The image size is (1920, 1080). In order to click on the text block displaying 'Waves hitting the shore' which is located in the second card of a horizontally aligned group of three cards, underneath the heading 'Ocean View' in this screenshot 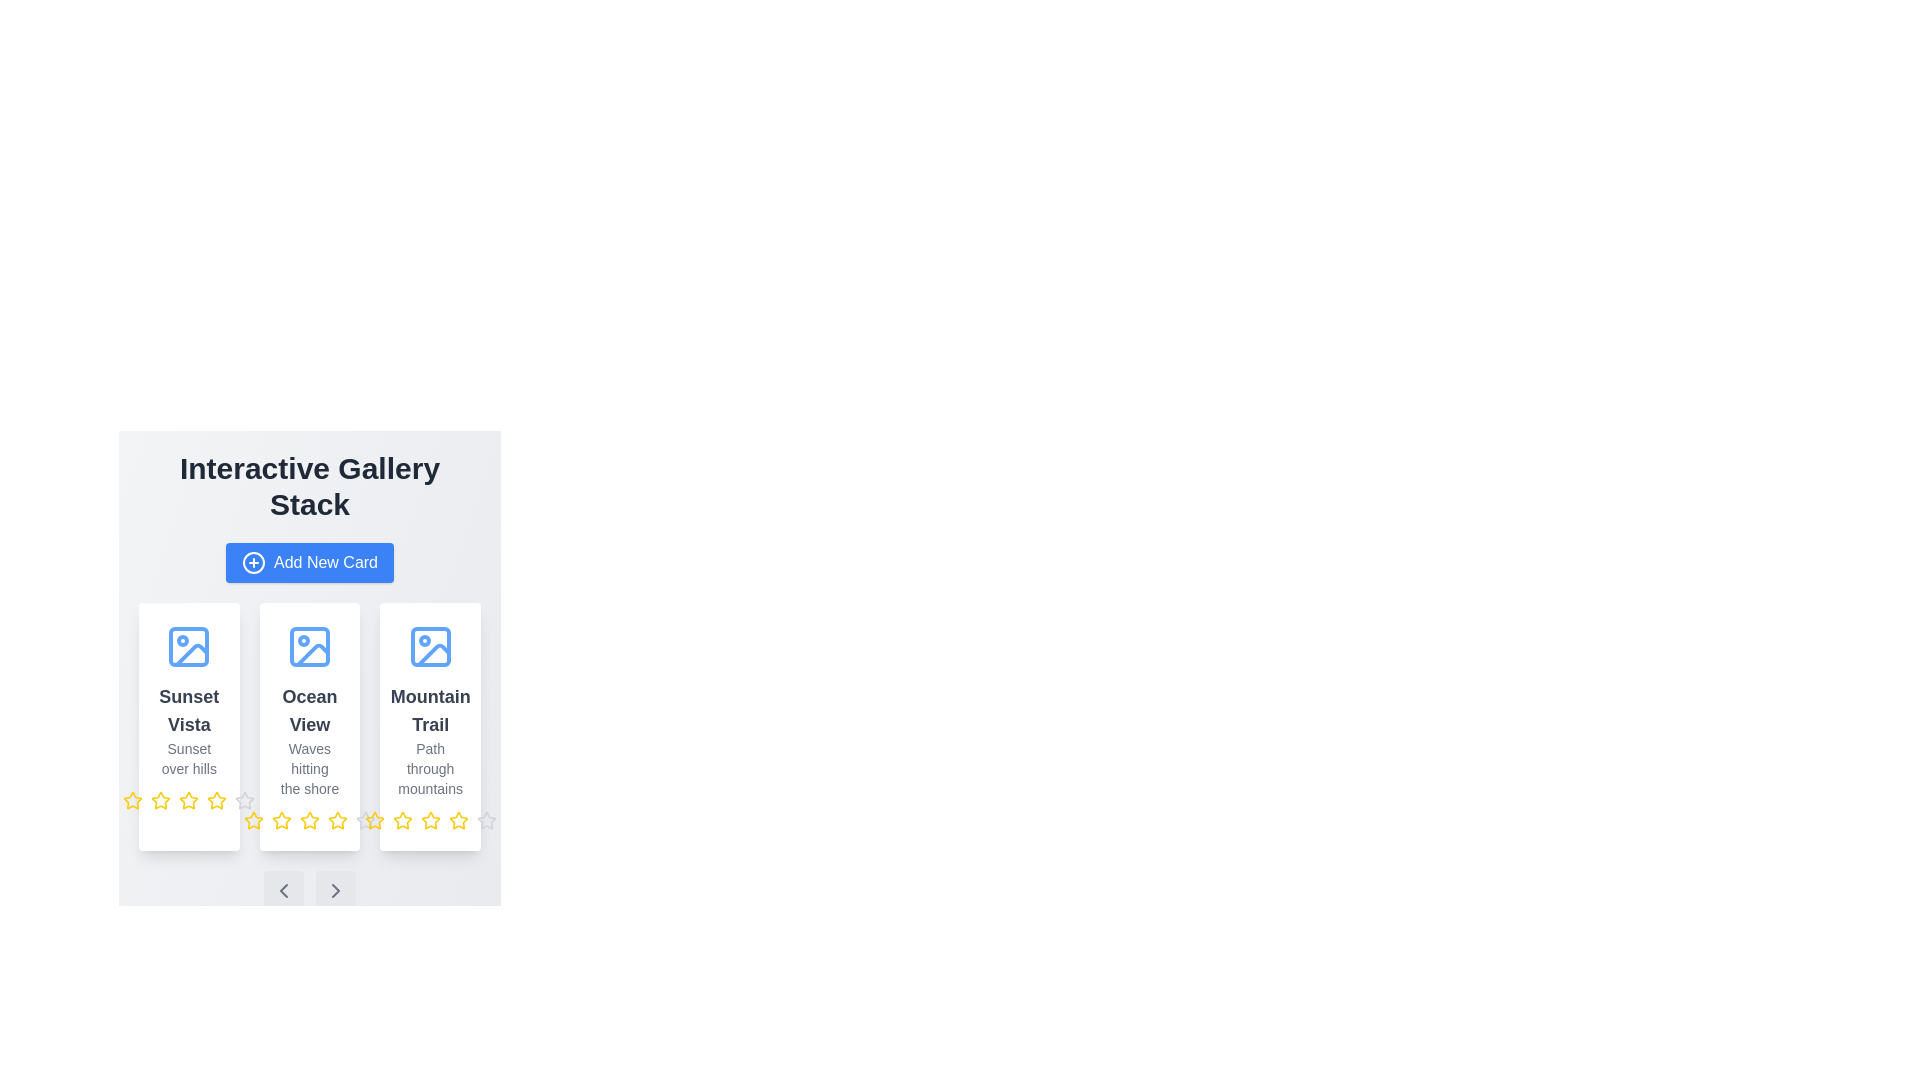, I will do `click(309, 767)`.